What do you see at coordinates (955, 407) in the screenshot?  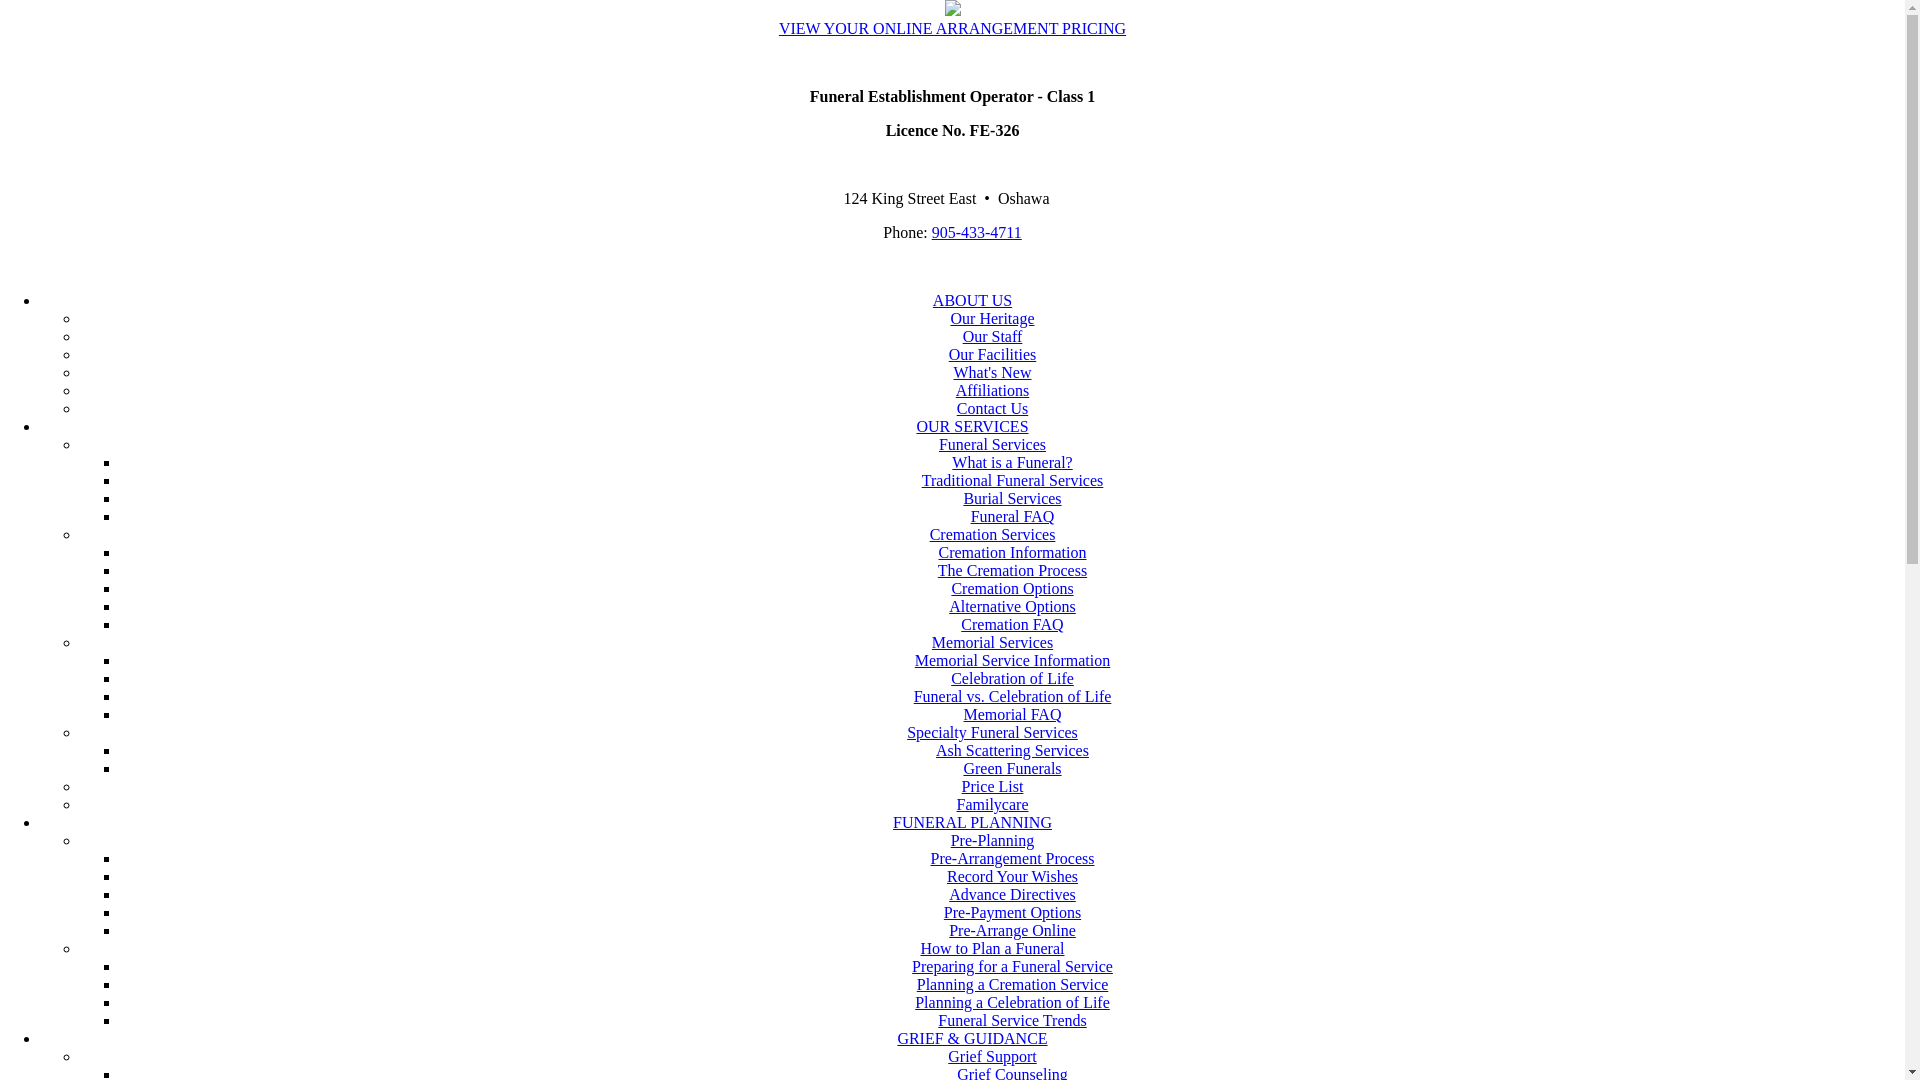 I see `'Contact Us'` at bounding box center [955, 407].